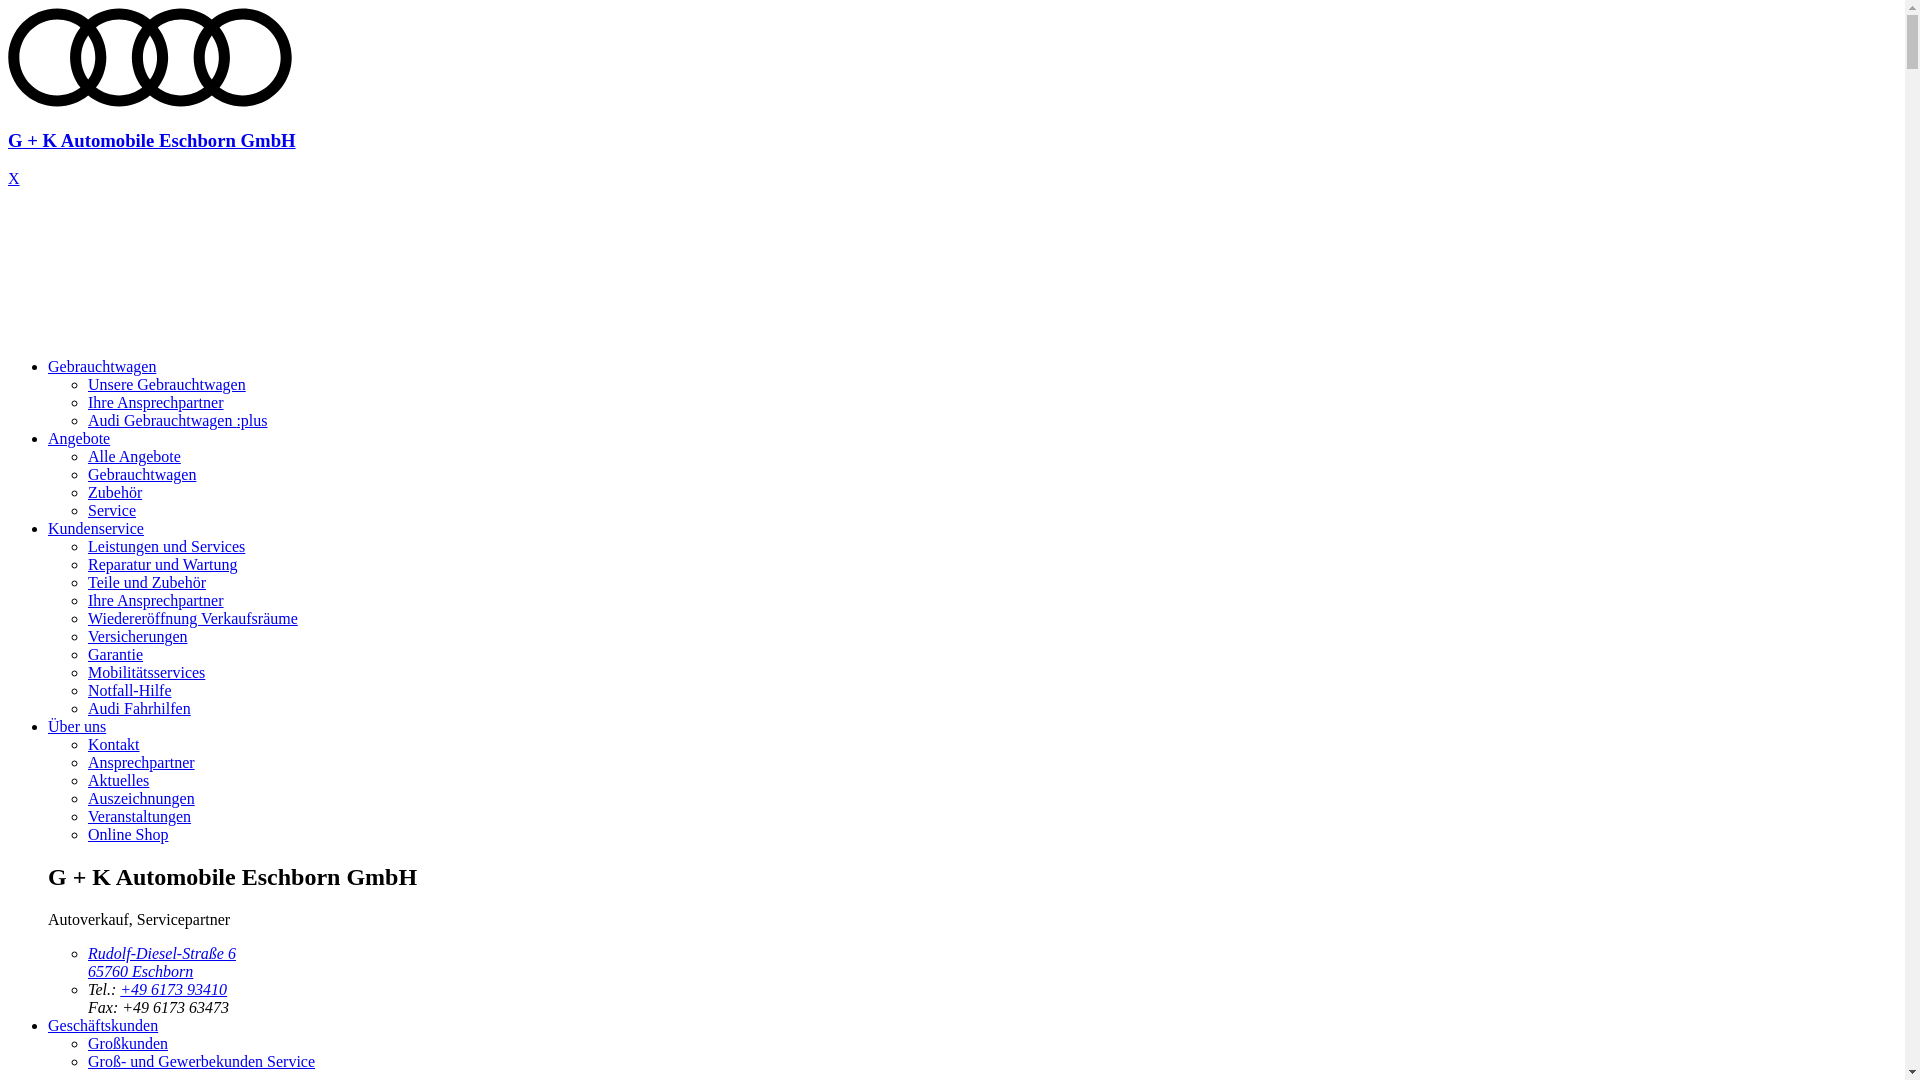 This screenshot has width=1920, height=1080. What do you see at coordinates (128, 689) in the screenshot?
I see `'Notfall-Hilfe'` at bounding box center [128, 689].